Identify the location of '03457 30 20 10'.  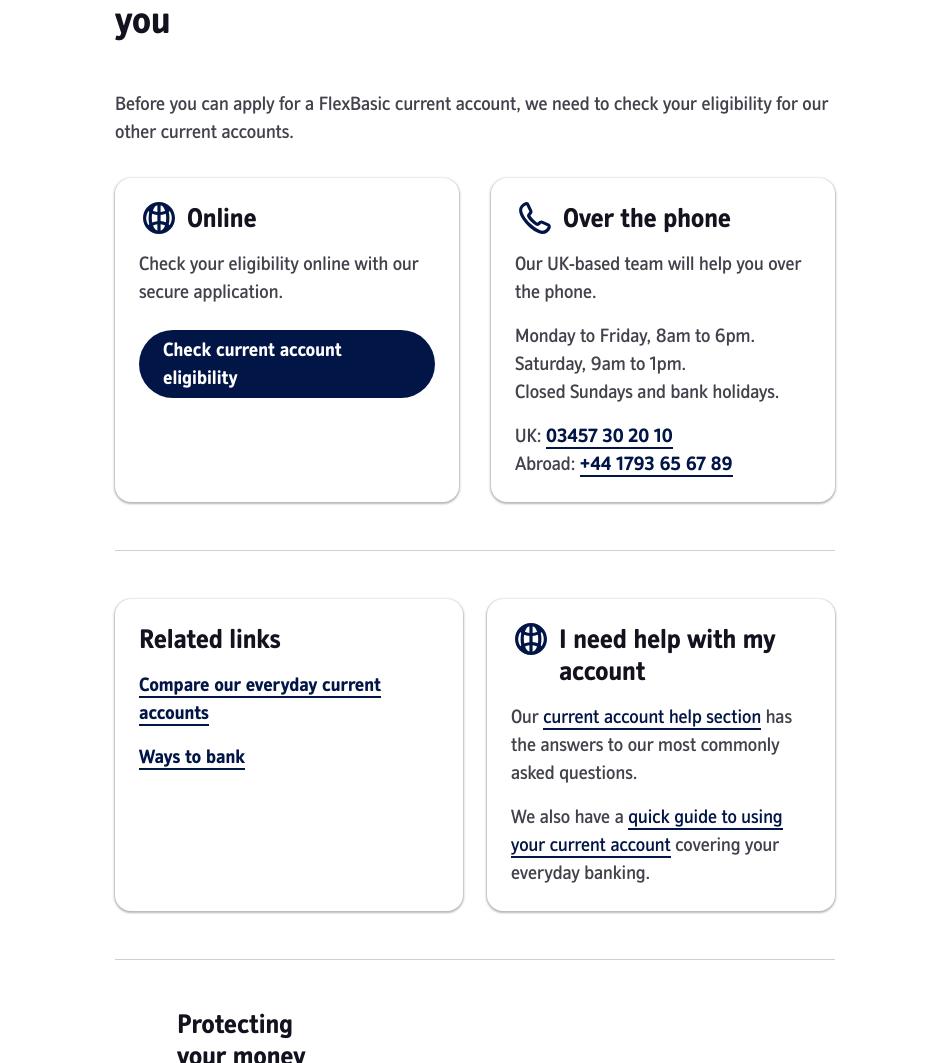
(545, 436).